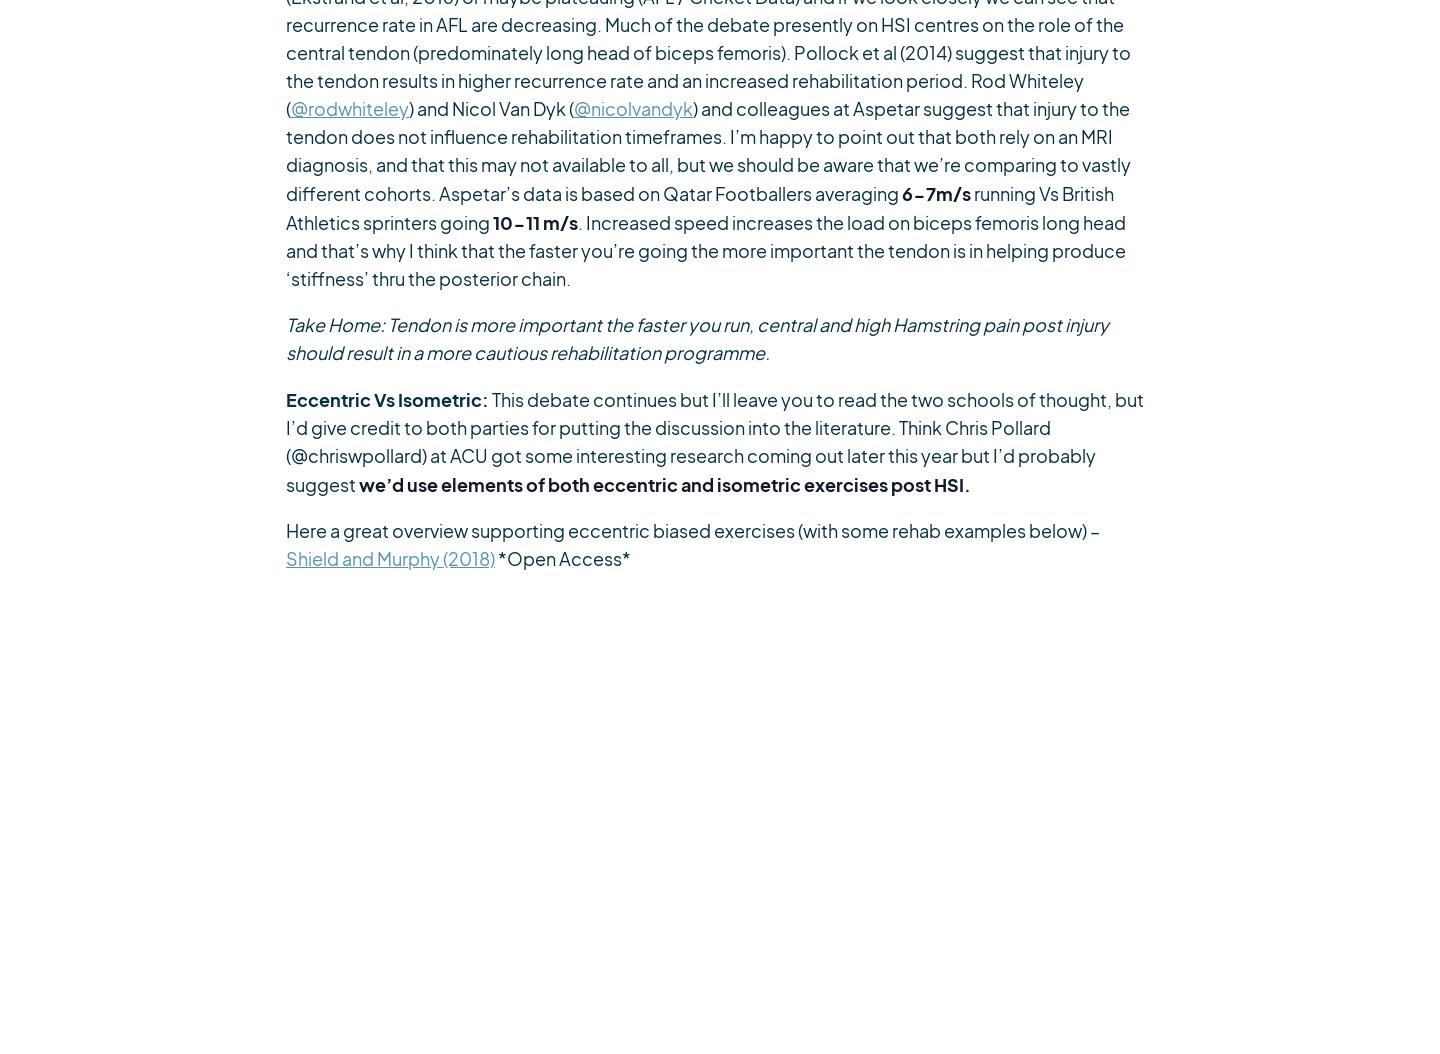 This screenshot has width=1440, height=1054. Describe the element at coordinates (284, 208) in the screenshot. I see `'running Vs British Athletics sprinters going'` at that location.